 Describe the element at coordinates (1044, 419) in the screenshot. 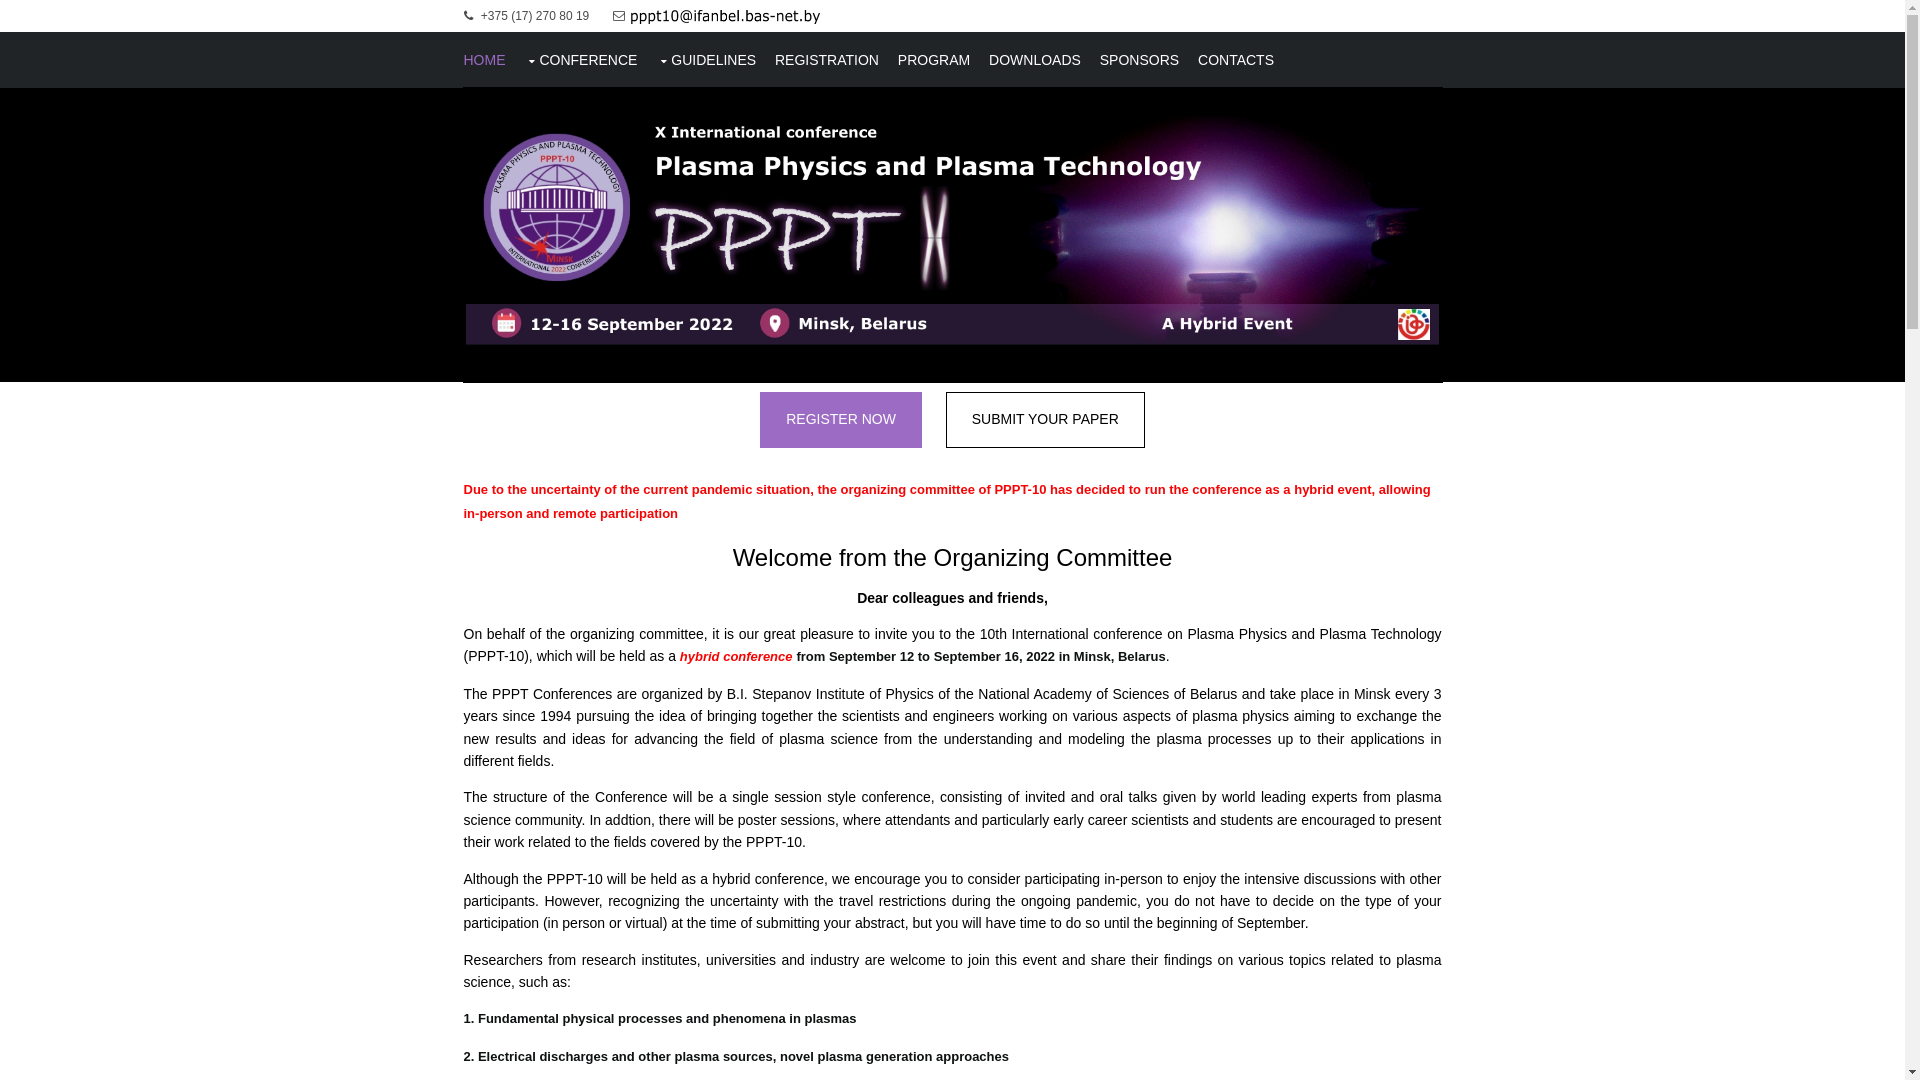

I see `'SUBMIT YOUR PAPER'` at that location.